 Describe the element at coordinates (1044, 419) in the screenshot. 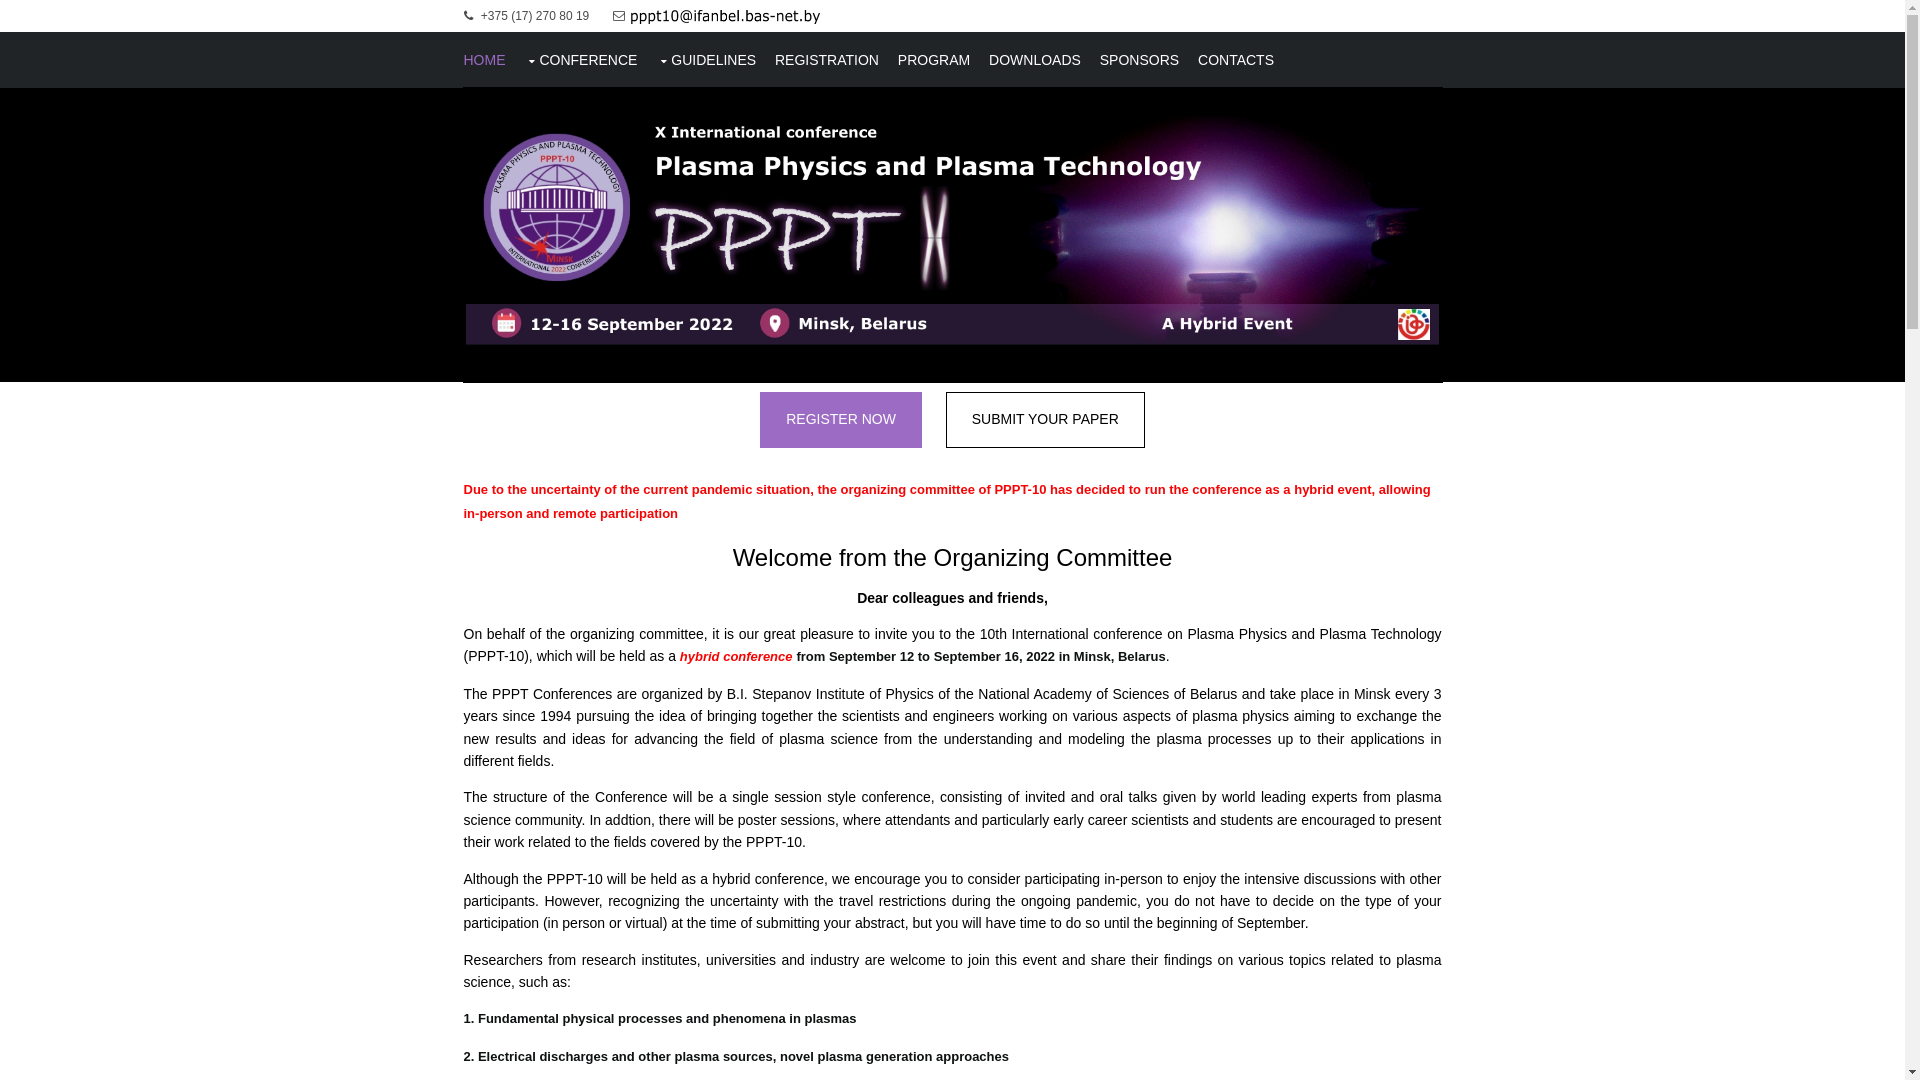

I see `'SUBMIT YOUR PAPER'` at that location.